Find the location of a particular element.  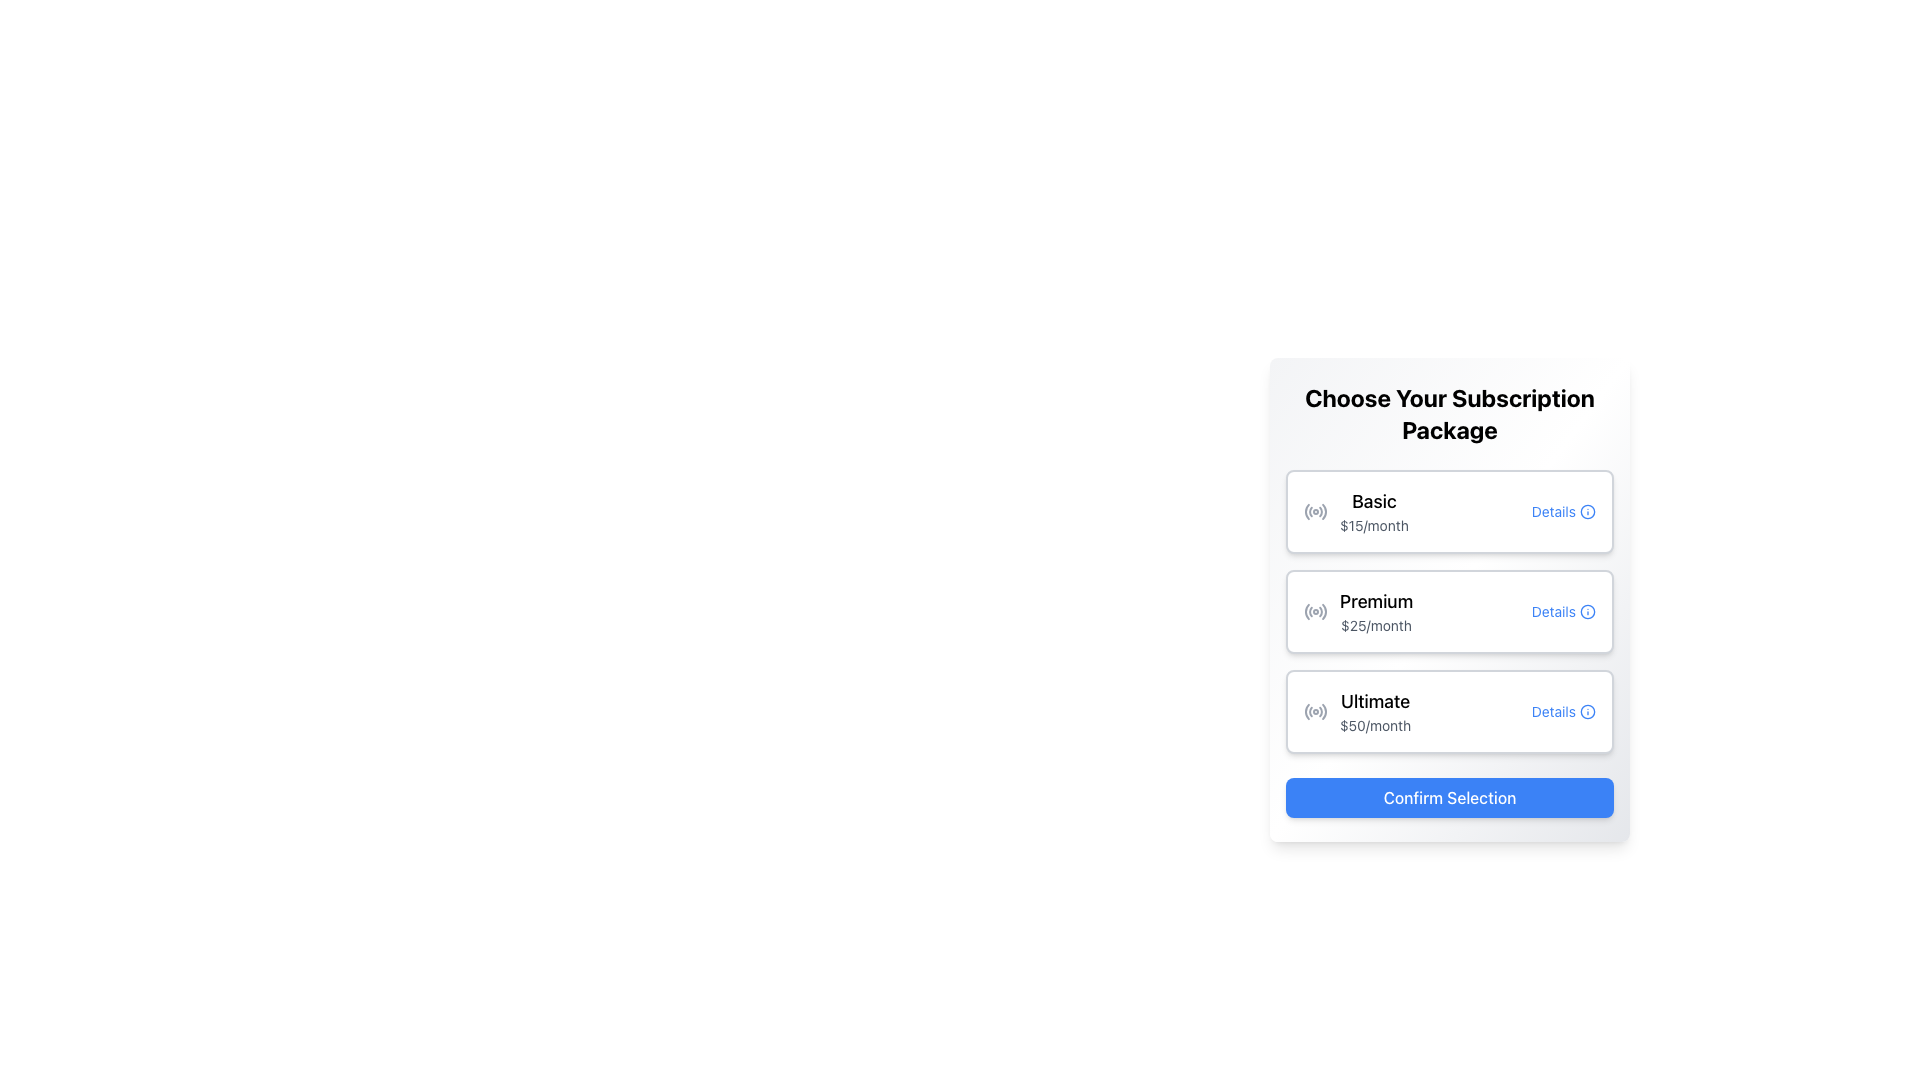

the text label that displays the monthly cost of the 'Basic' subscription plan, which is located beneath the heading 'Basic' in the first subscription option block is located at coordinates (1373, 524).